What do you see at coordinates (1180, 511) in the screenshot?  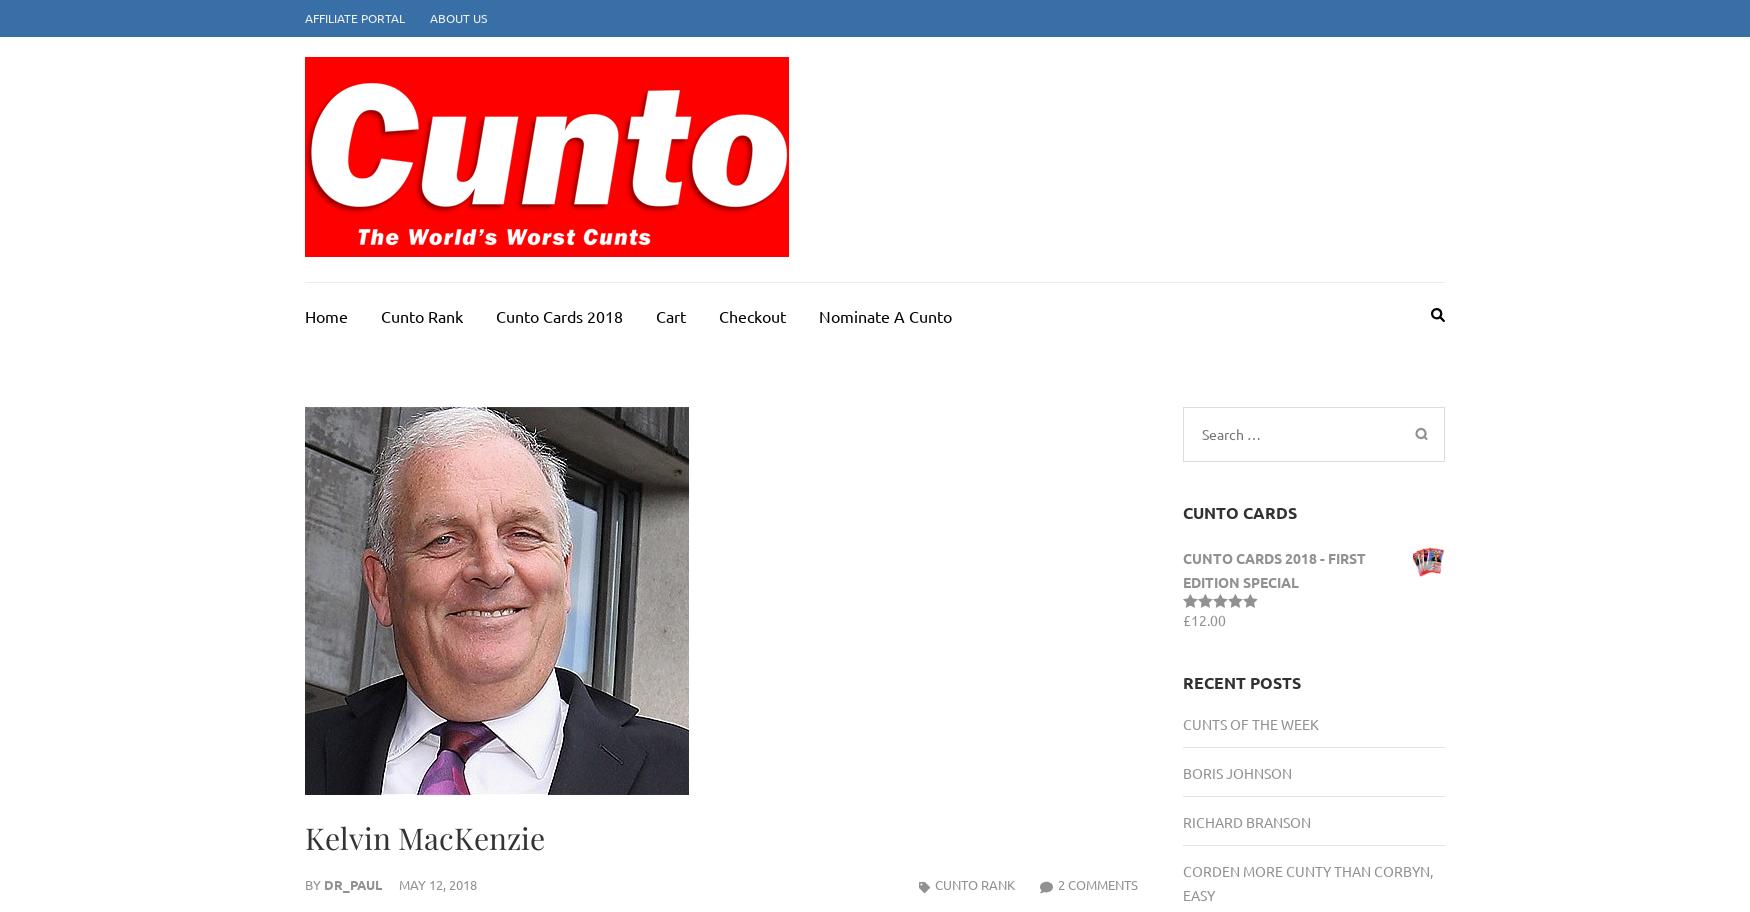 I see `'Cunto Cards'` at bounding box center [1180, 511].